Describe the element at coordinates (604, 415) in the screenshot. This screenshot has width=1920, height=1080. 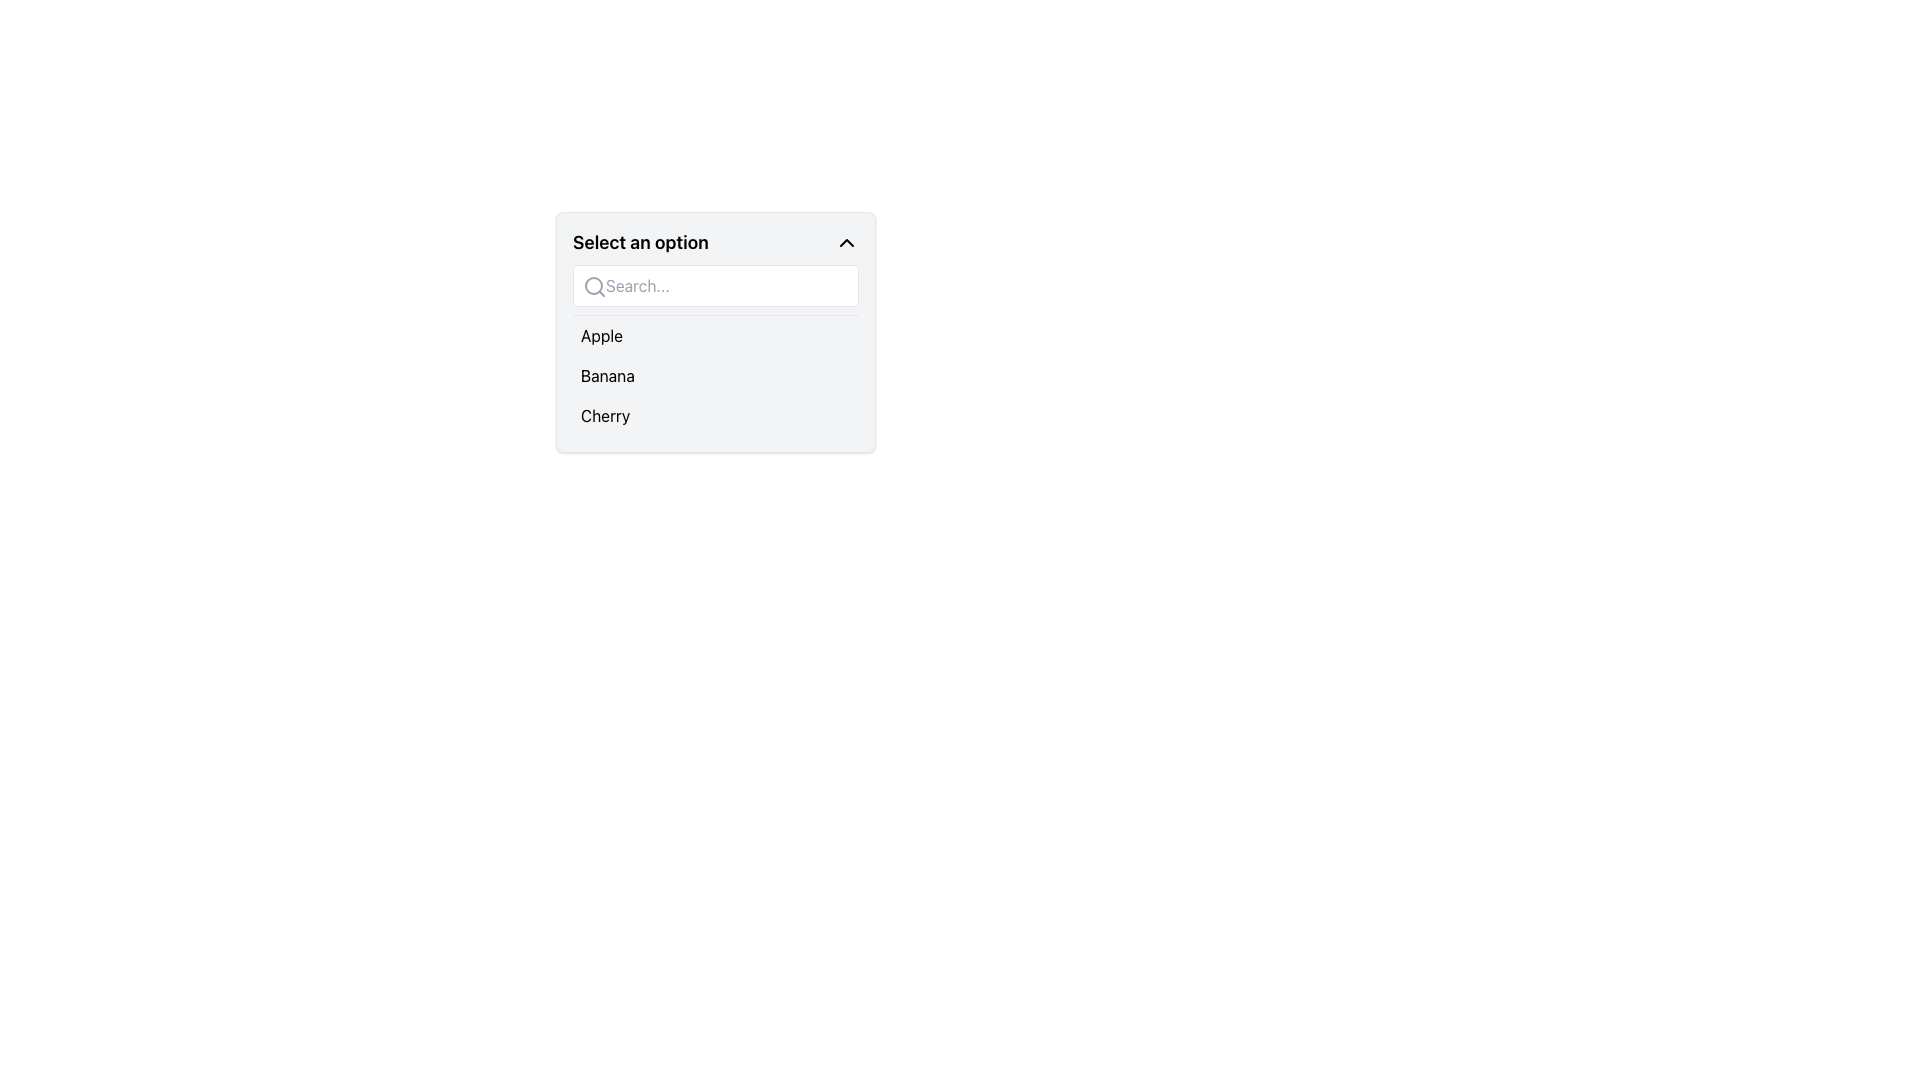
I see `the 'Cherry' text element in the dropdown list` at that location.